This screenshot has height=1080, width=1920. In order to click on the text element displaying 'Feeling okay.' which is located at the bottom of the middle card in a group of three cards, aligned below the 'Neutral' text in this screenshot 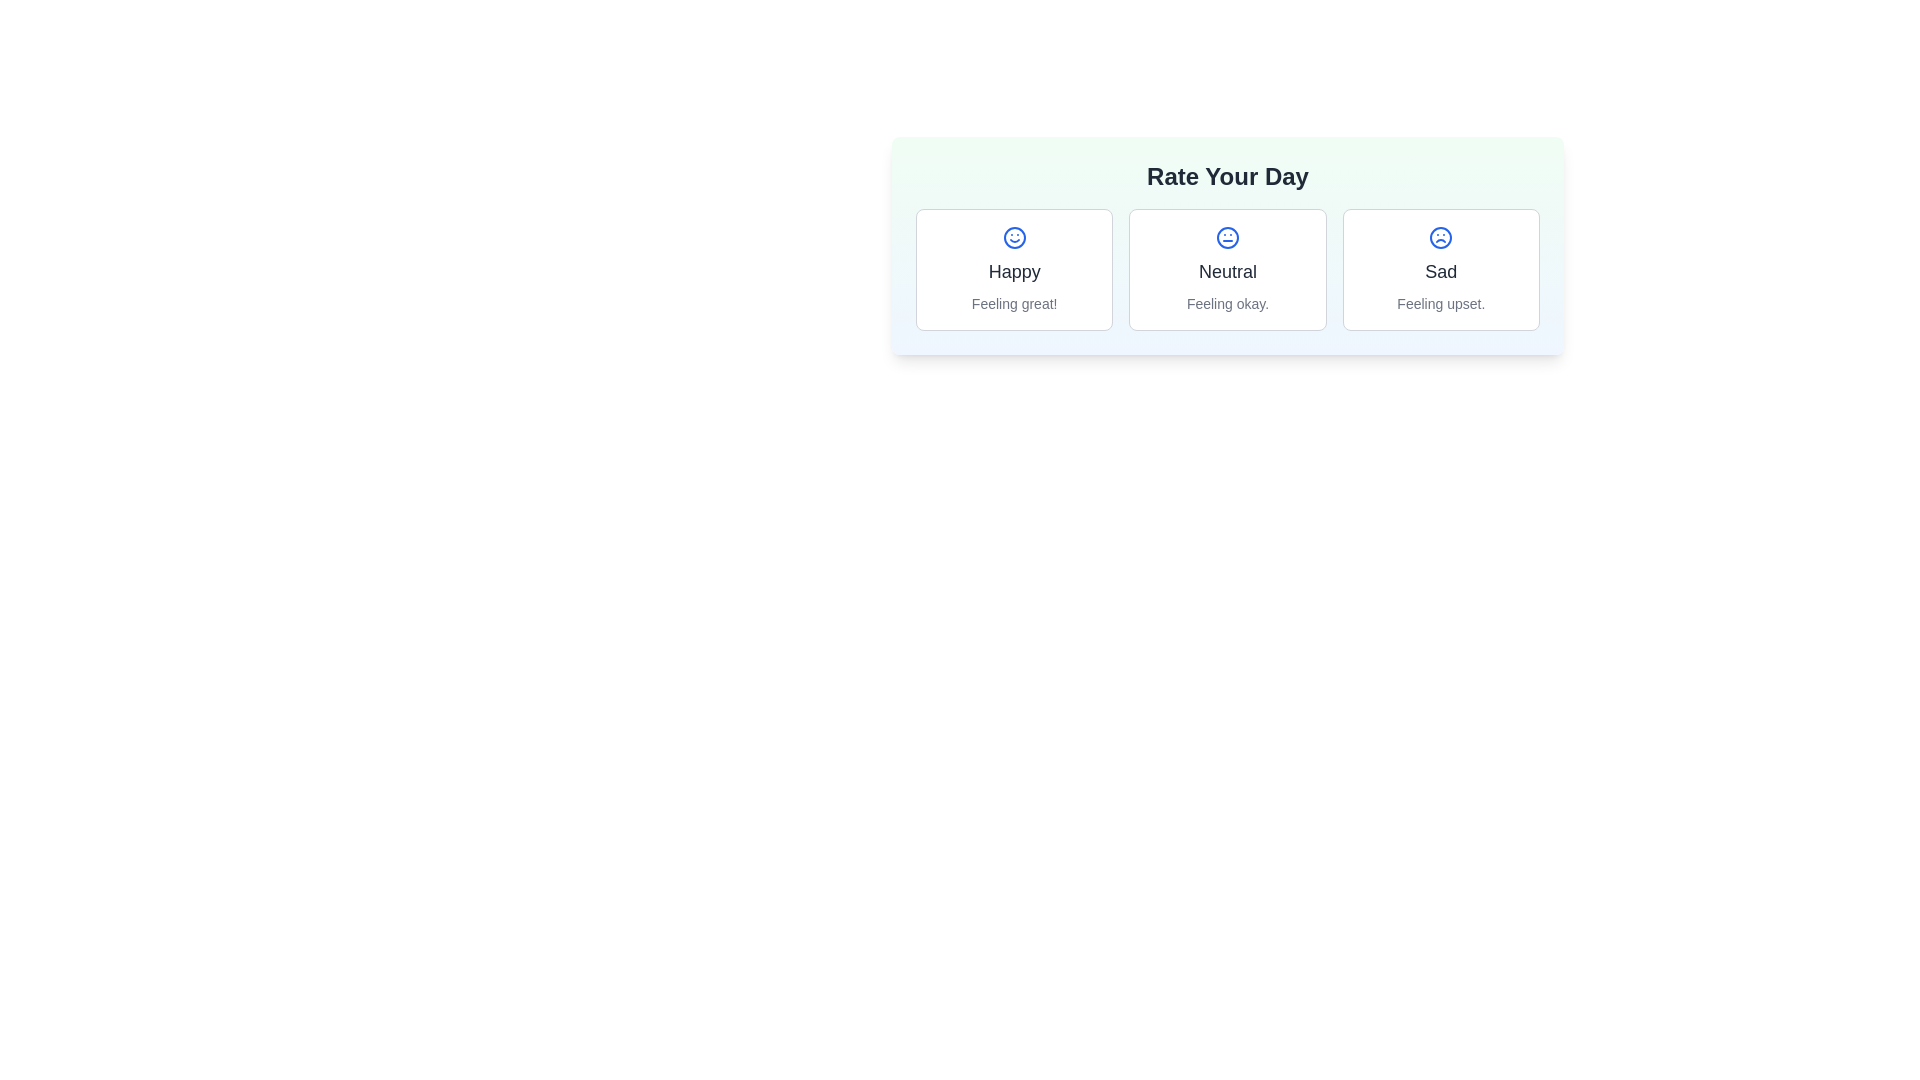, I will do `click(1227, 304)`.